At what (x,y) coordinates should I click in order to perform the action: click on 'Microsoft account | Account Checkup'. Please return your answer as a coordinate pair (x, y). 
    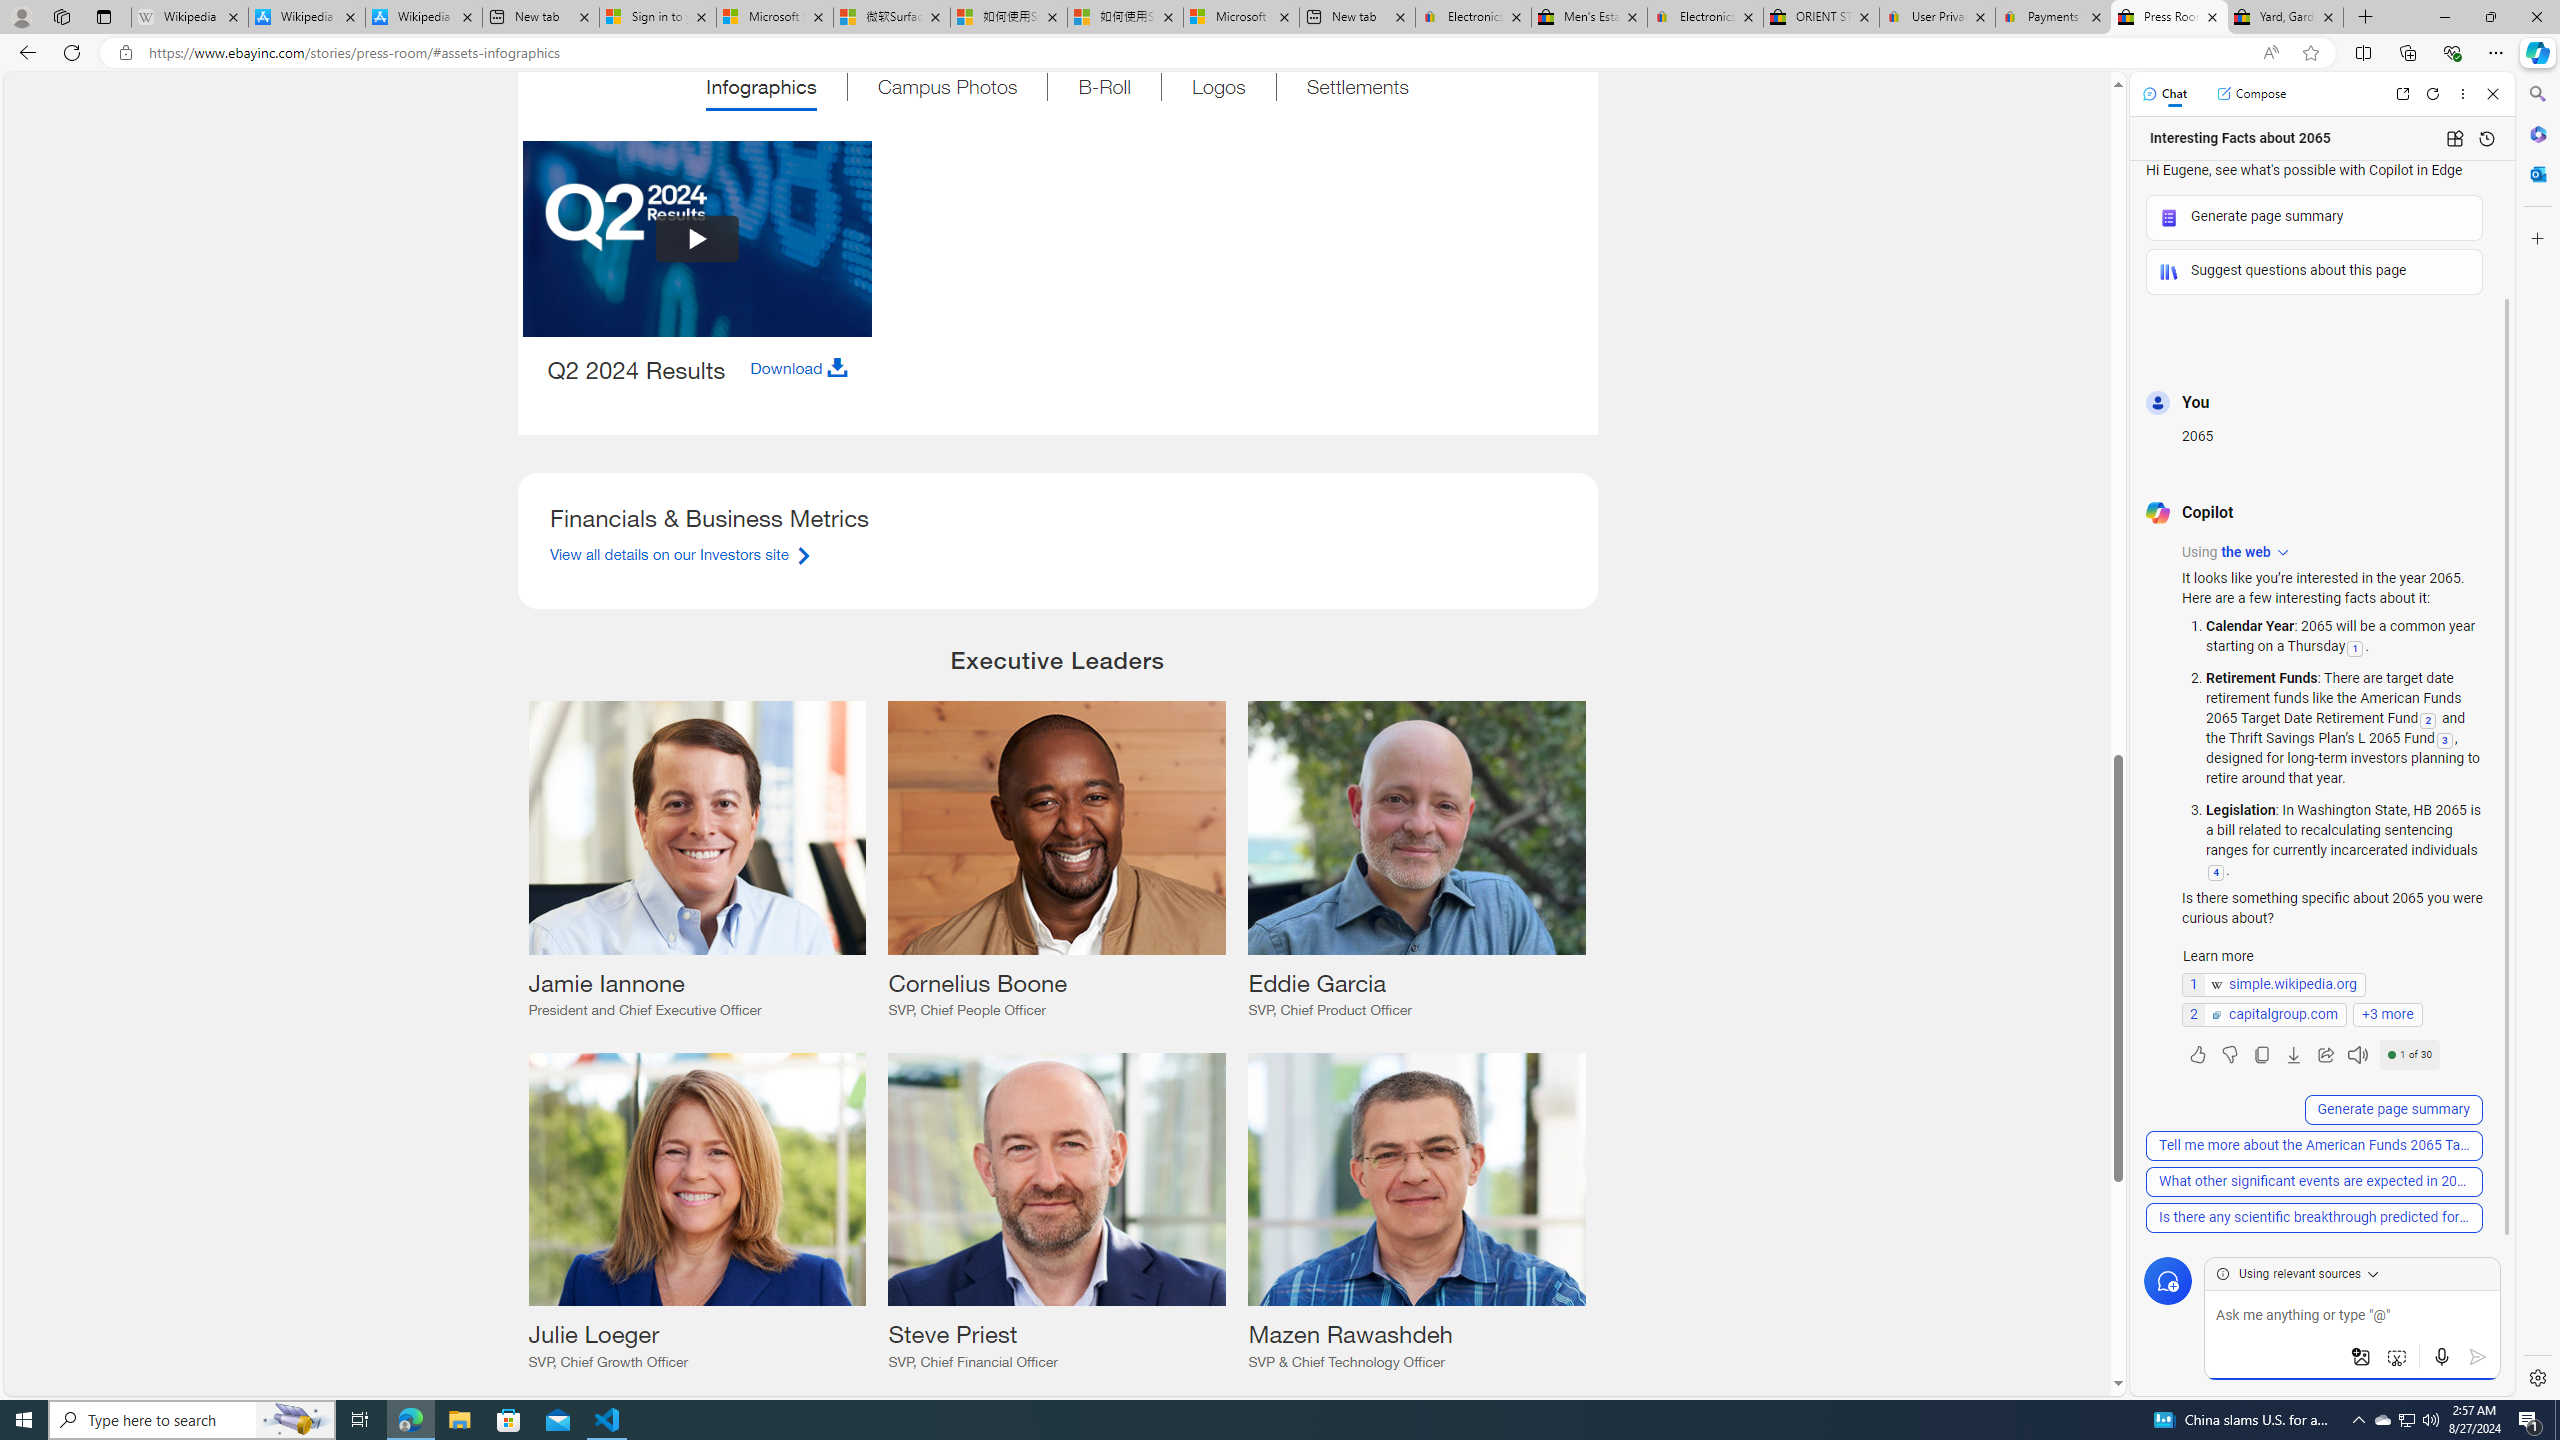
    Looking at the image, I should click on (1240, 16).